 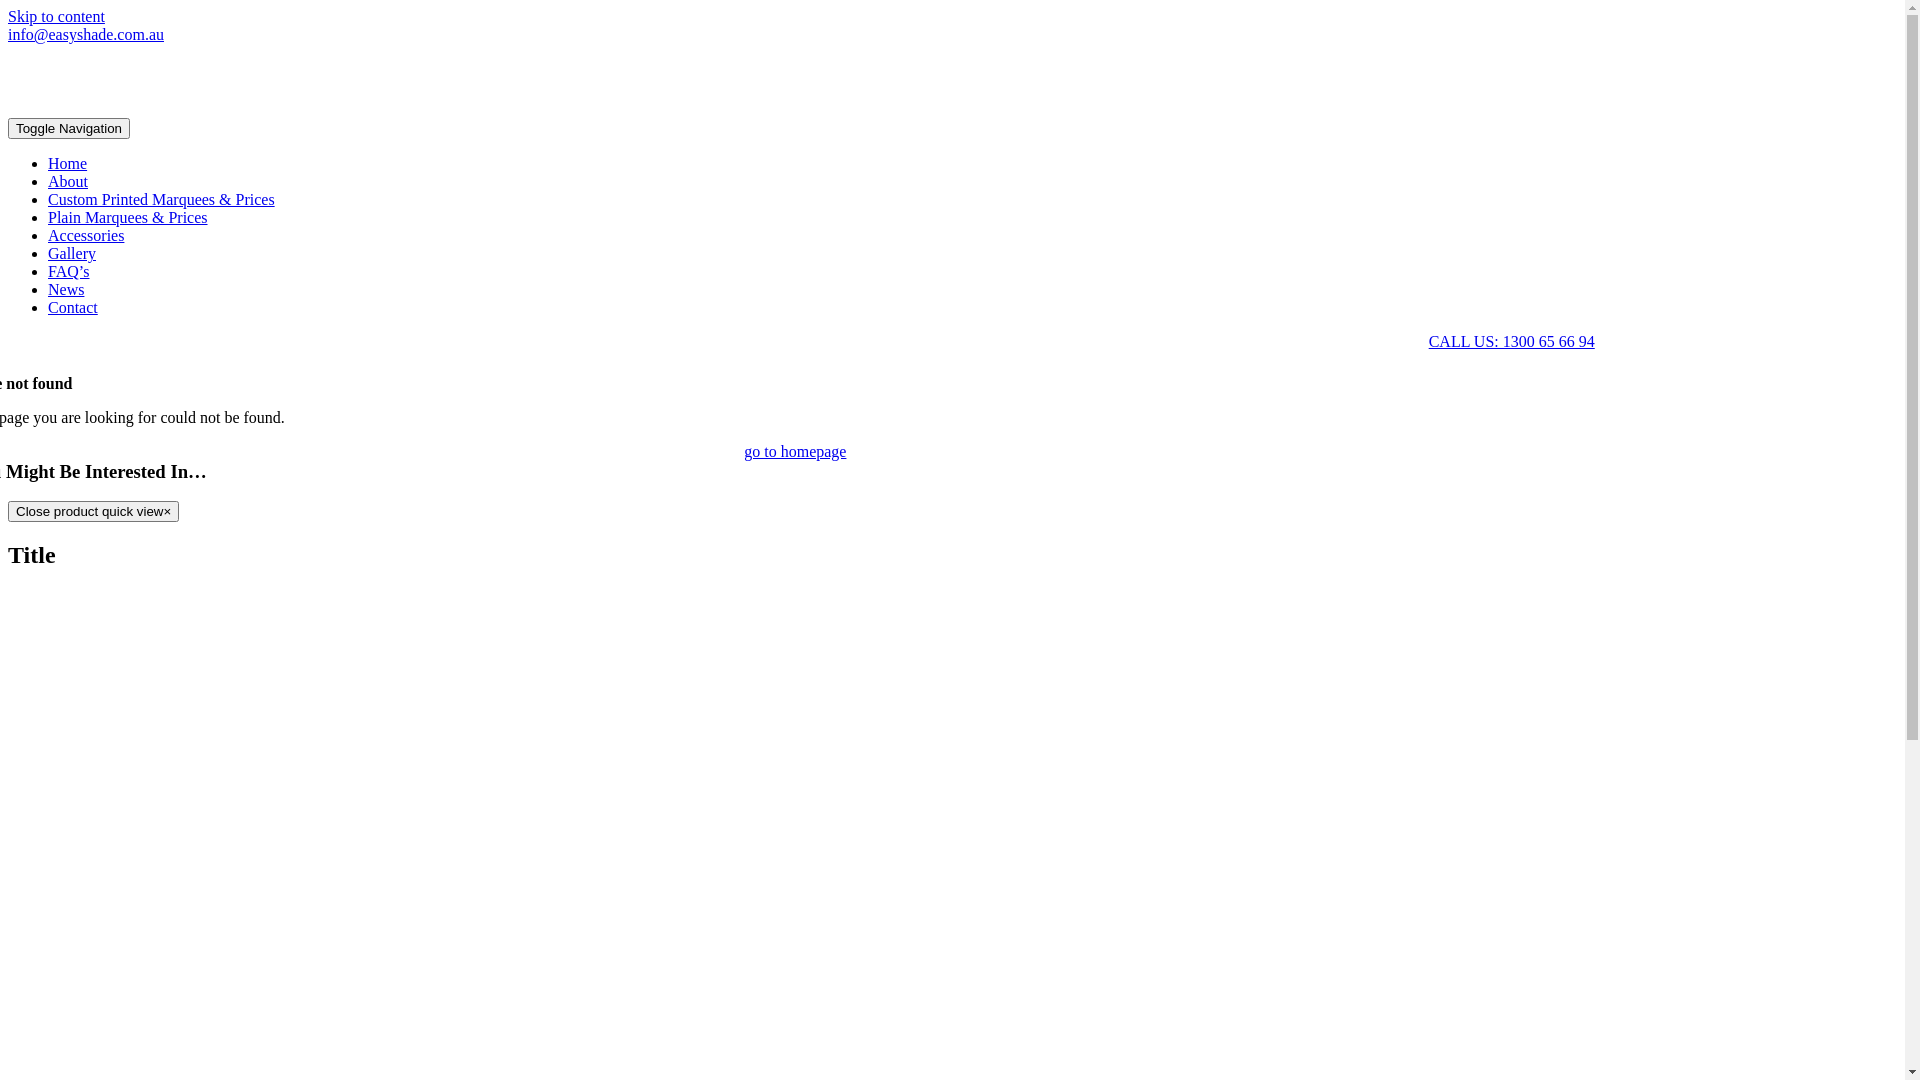 I want to click on 'go to homepage', so click(x=794, y=451).